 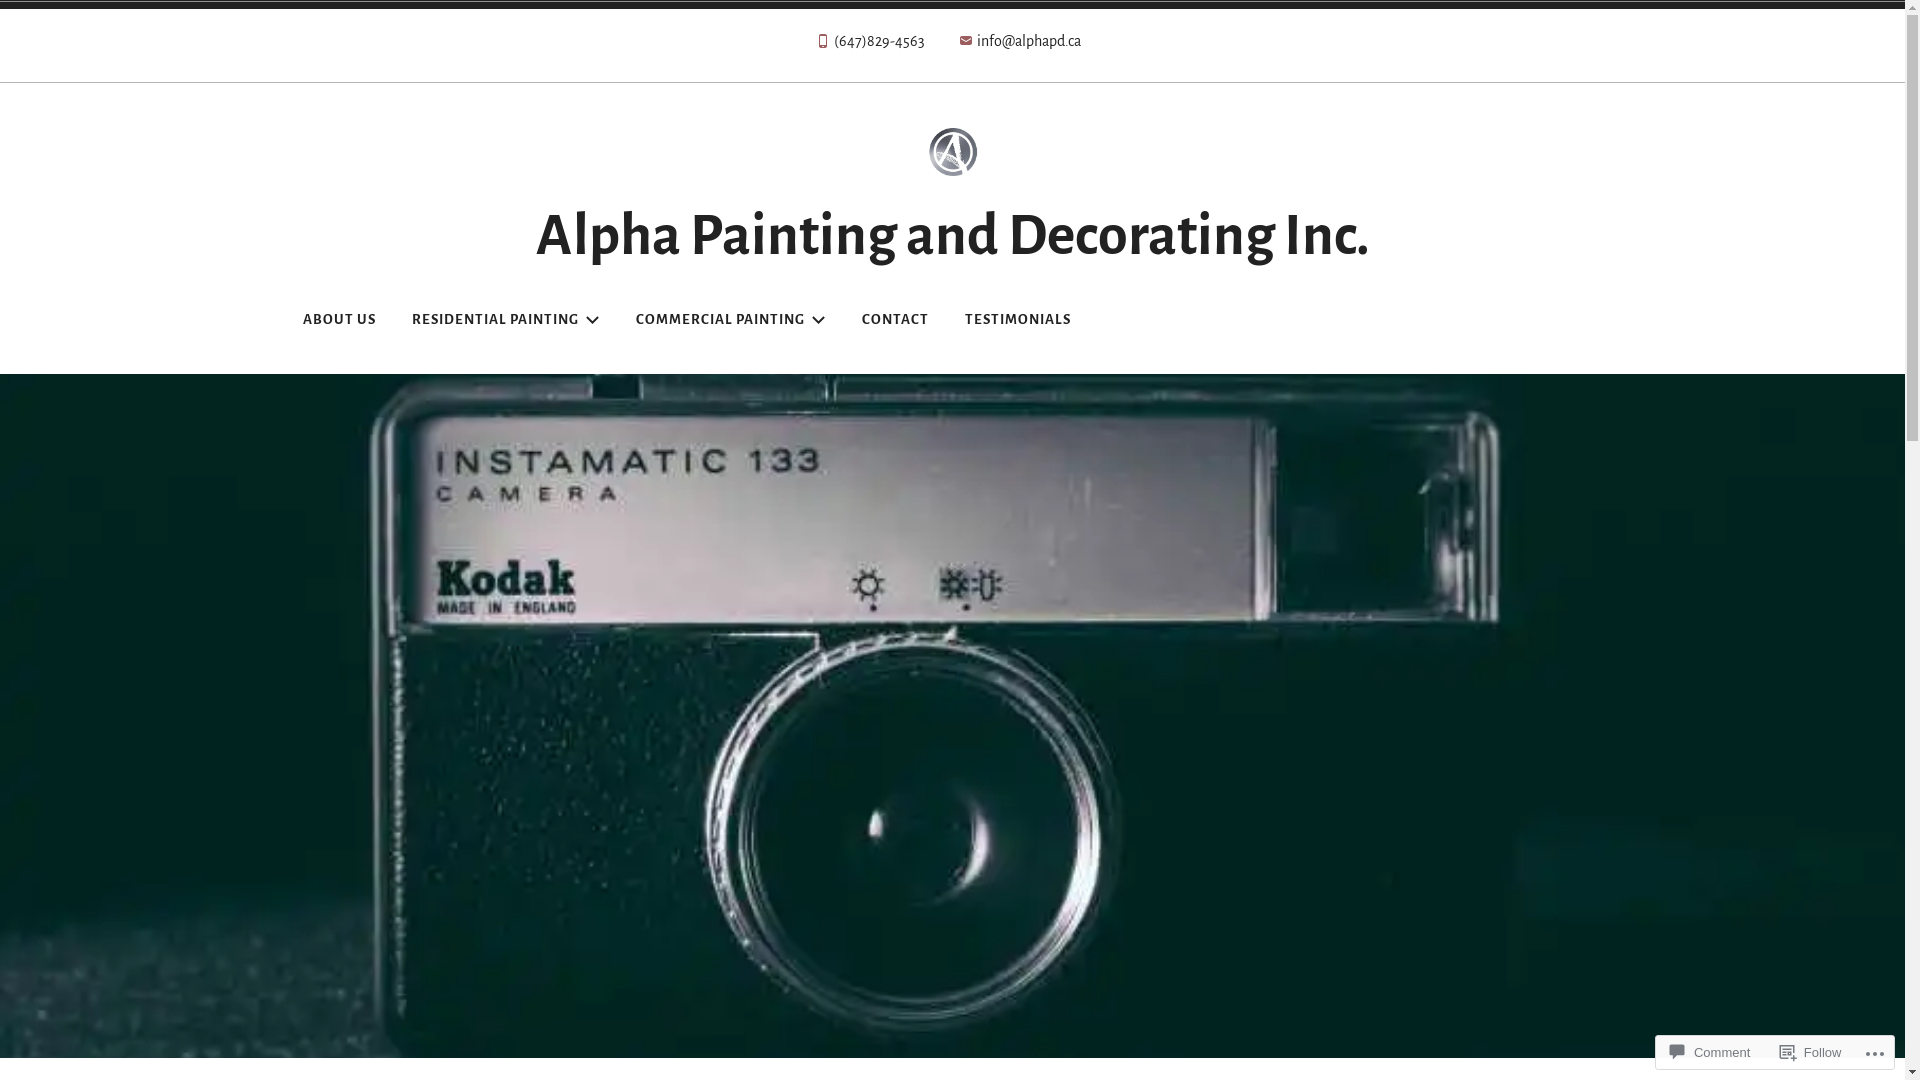 I want to click on 'E-mail info@alphapd.ca', so click(x=1019, y=45).